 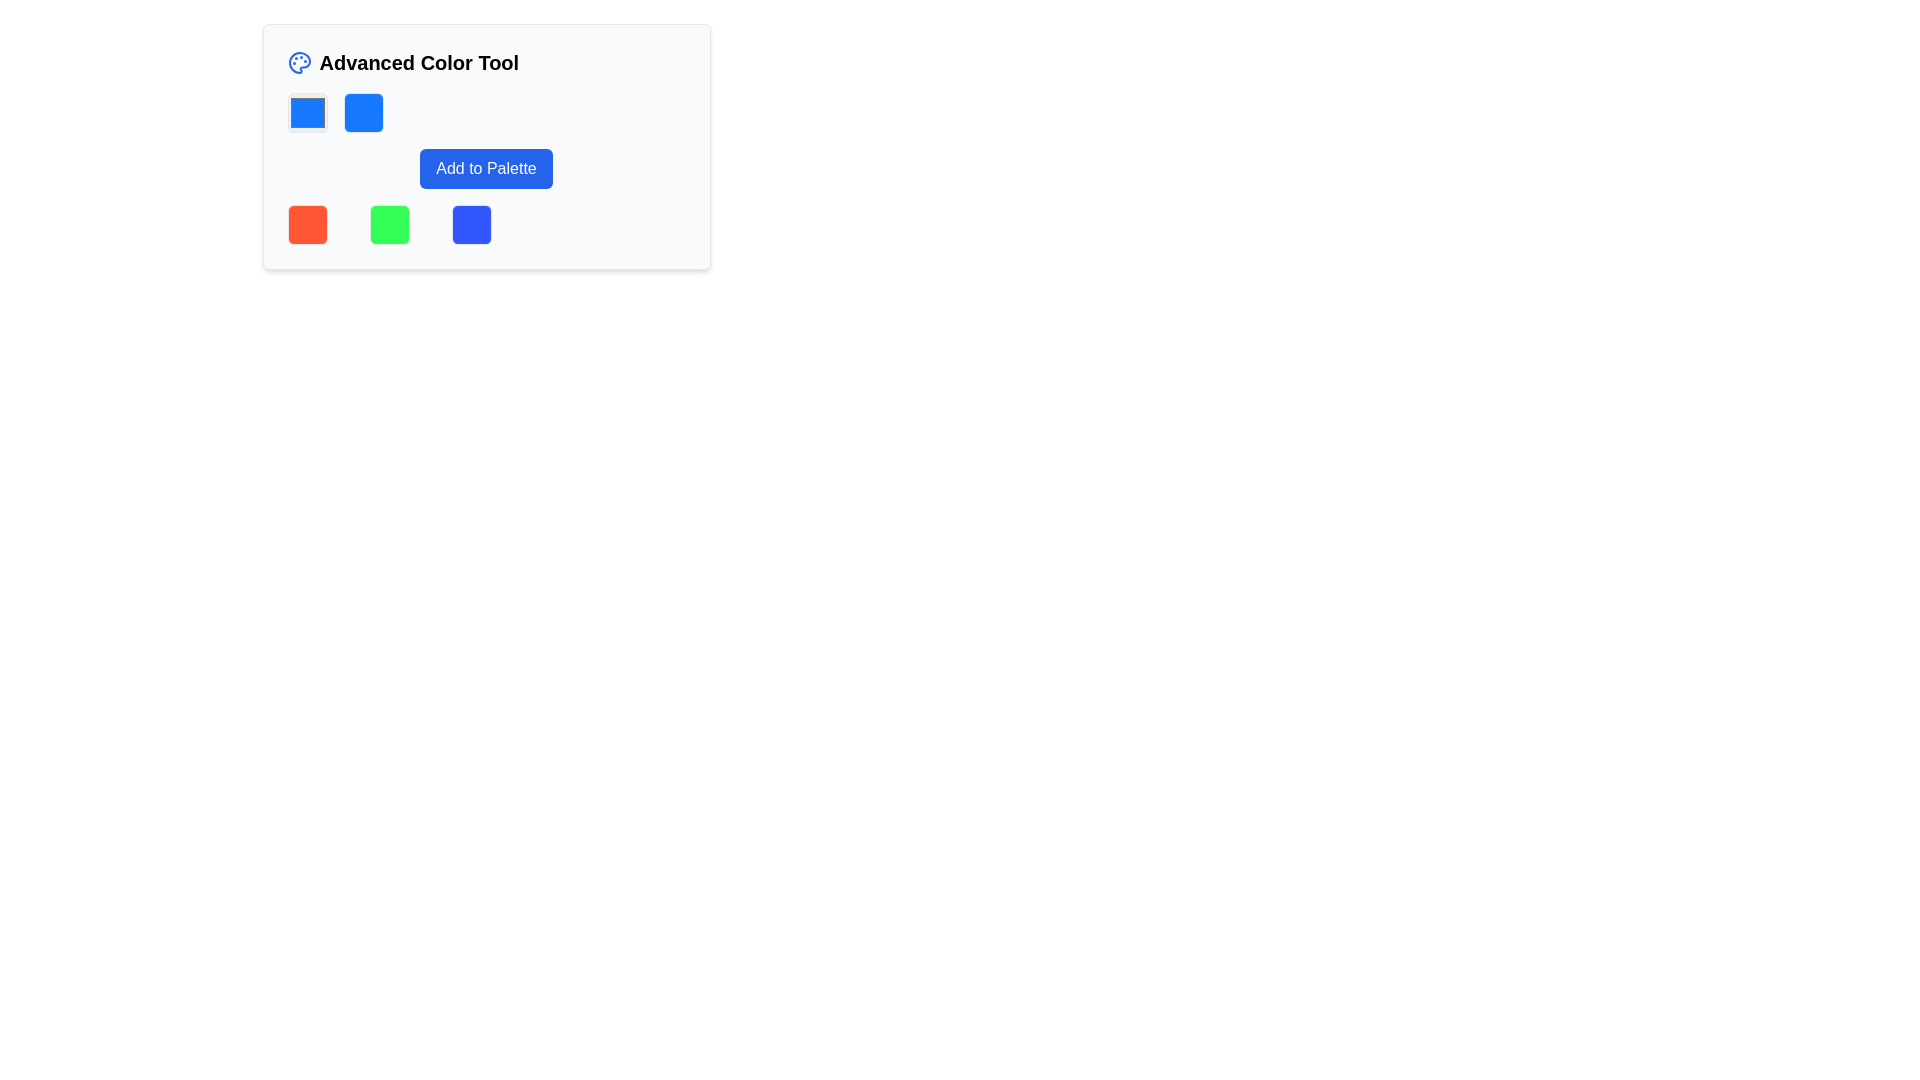 I want to click on the second square in the horizontal row of color options within the 'Advanced Color Tool' interface, so click(x=363, y=112).